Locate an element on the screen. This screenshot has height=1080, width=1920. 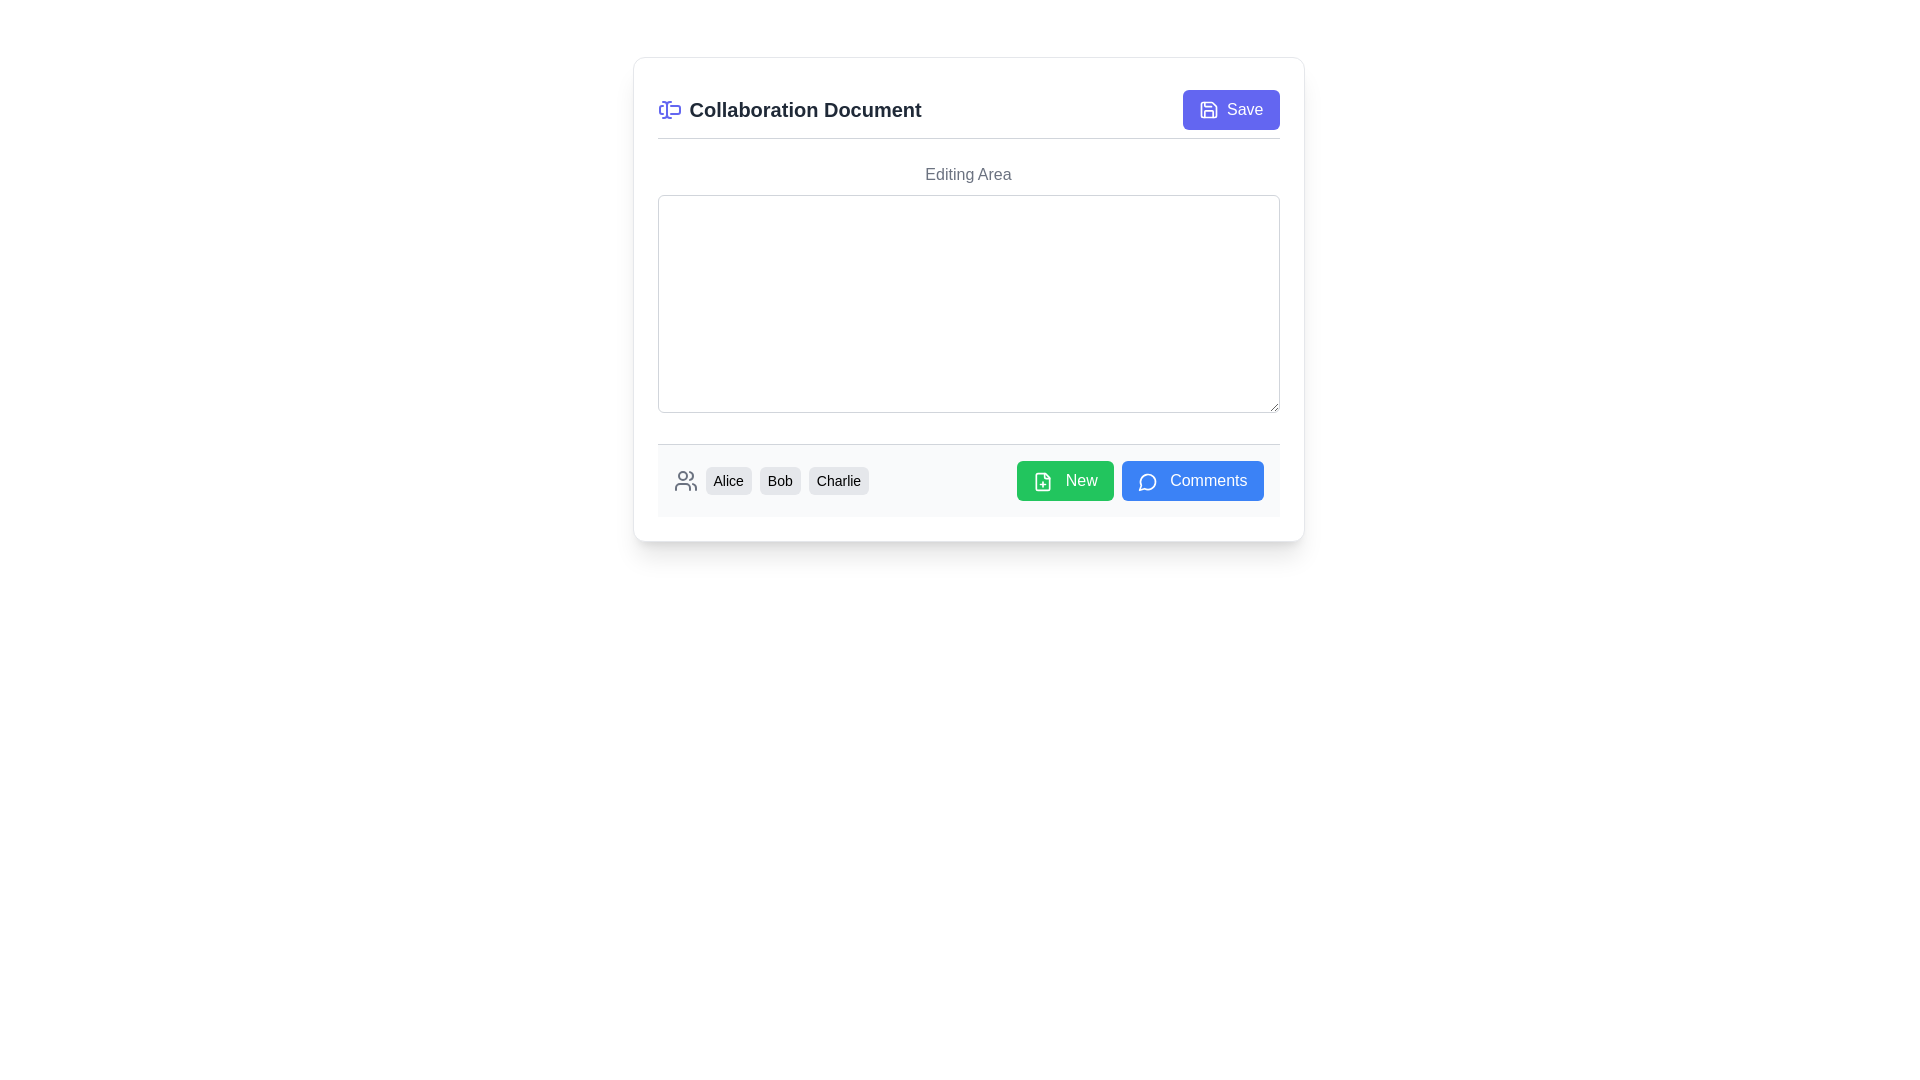
the text label or tag that denotes a user or attribute, located rightmost in a horizontal row of buttons labeled 'Alice', 'Bob', and 'Charlie' is located at coordinates (839, 481).